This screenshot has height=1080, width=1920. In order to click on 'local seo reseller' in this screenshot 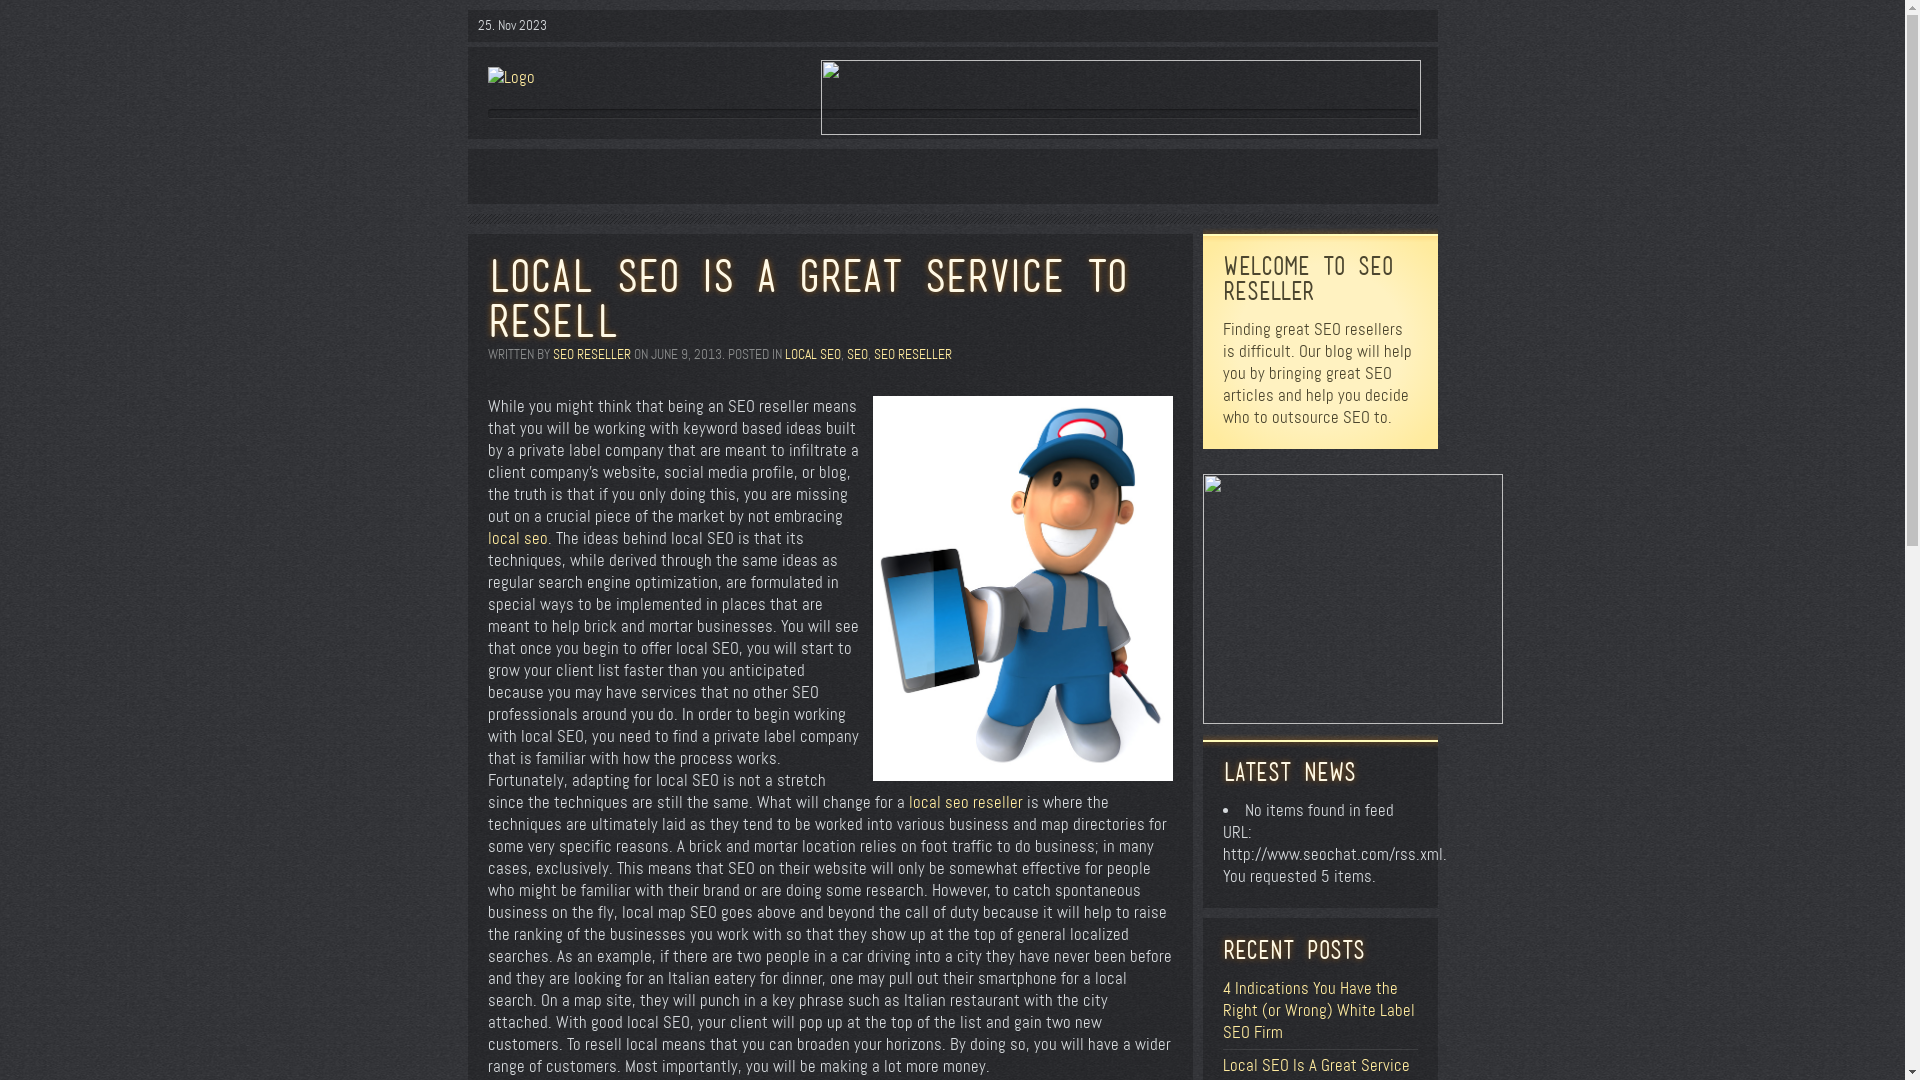, I will do `click(964, 801)`.